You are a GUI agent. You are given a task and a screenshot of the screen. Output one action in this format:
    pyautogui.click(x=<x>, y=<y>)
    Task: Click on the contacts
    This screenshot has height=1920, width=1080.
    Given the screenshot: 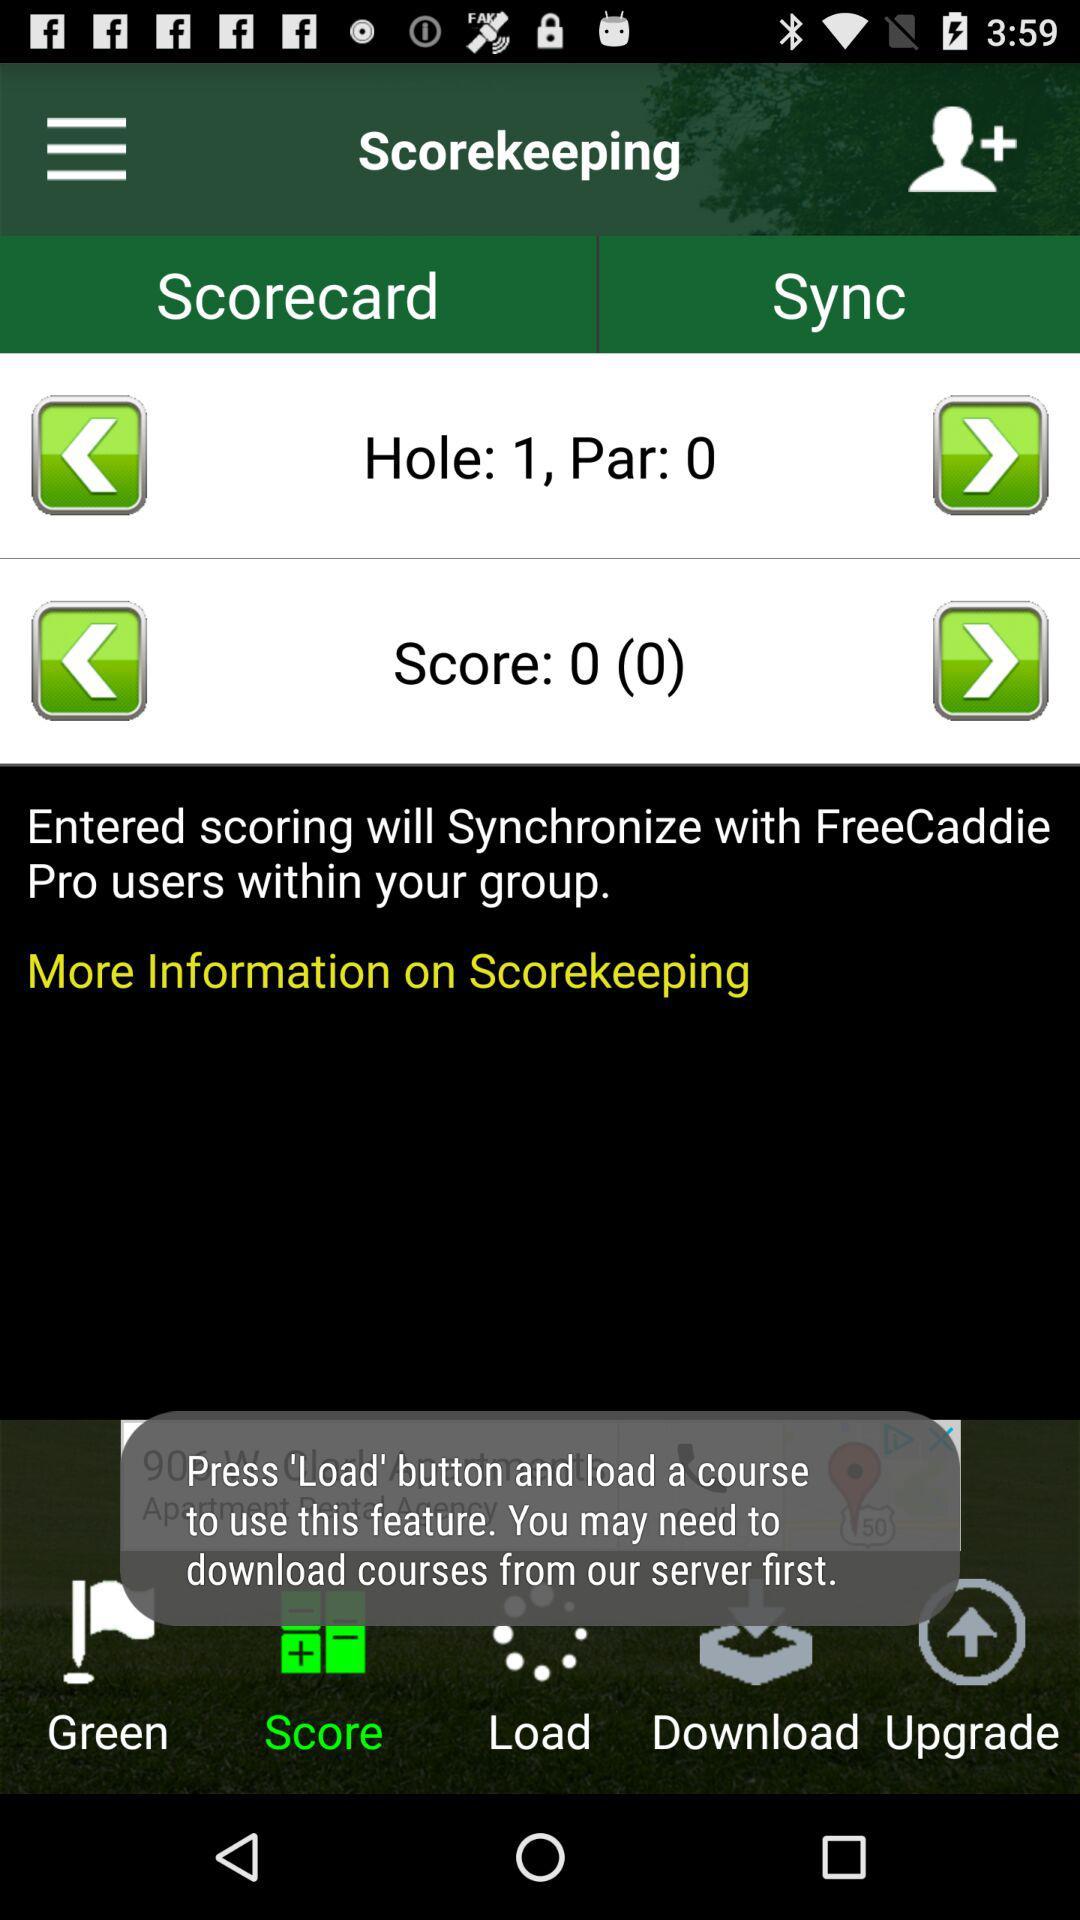 What is the action you would take?
    pyautogui.click(x=961, y=148)
    